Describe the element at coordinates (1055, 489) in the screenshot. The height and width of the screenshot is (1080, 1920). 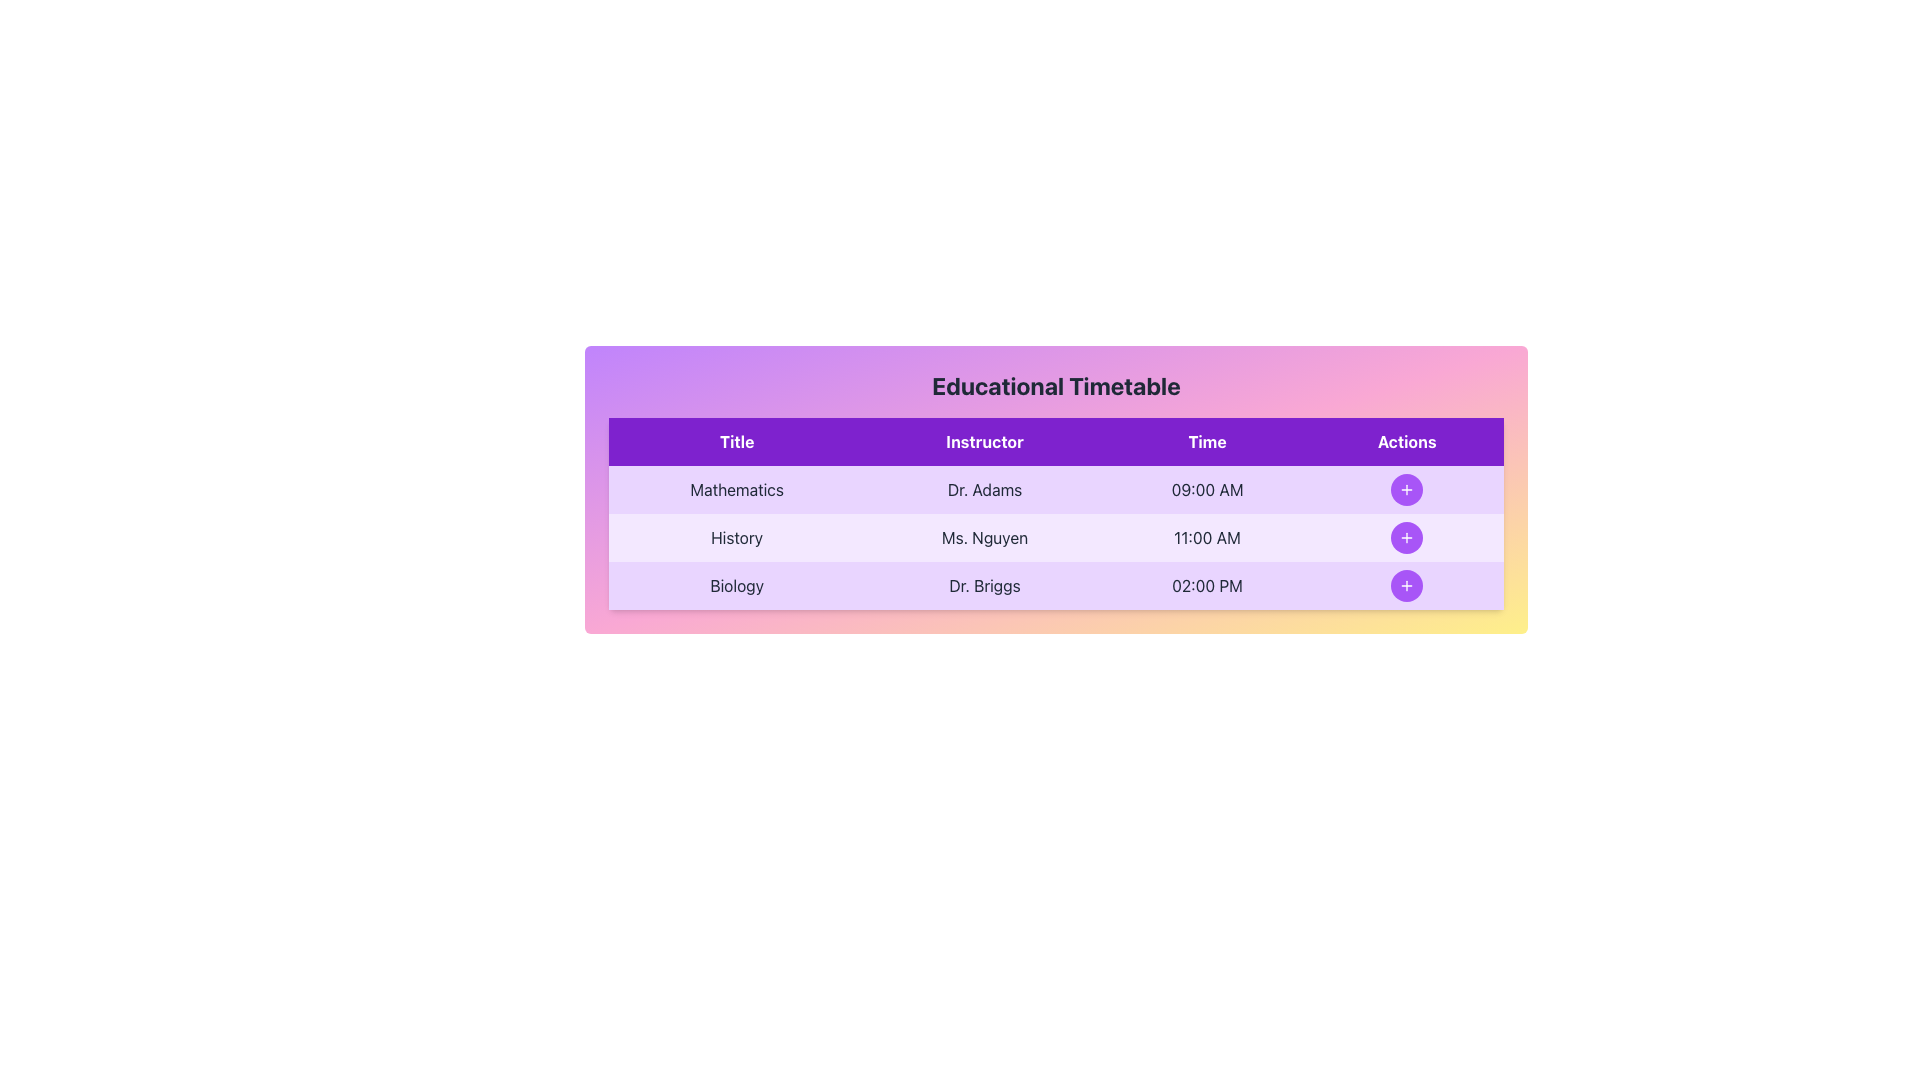
I see `course schedule details from the first row of the 'Educational Timetable' table, which includes the Title 'Mathematics', Instructor 'Dr. Adams', and Time '09:00 AM'` at that location.